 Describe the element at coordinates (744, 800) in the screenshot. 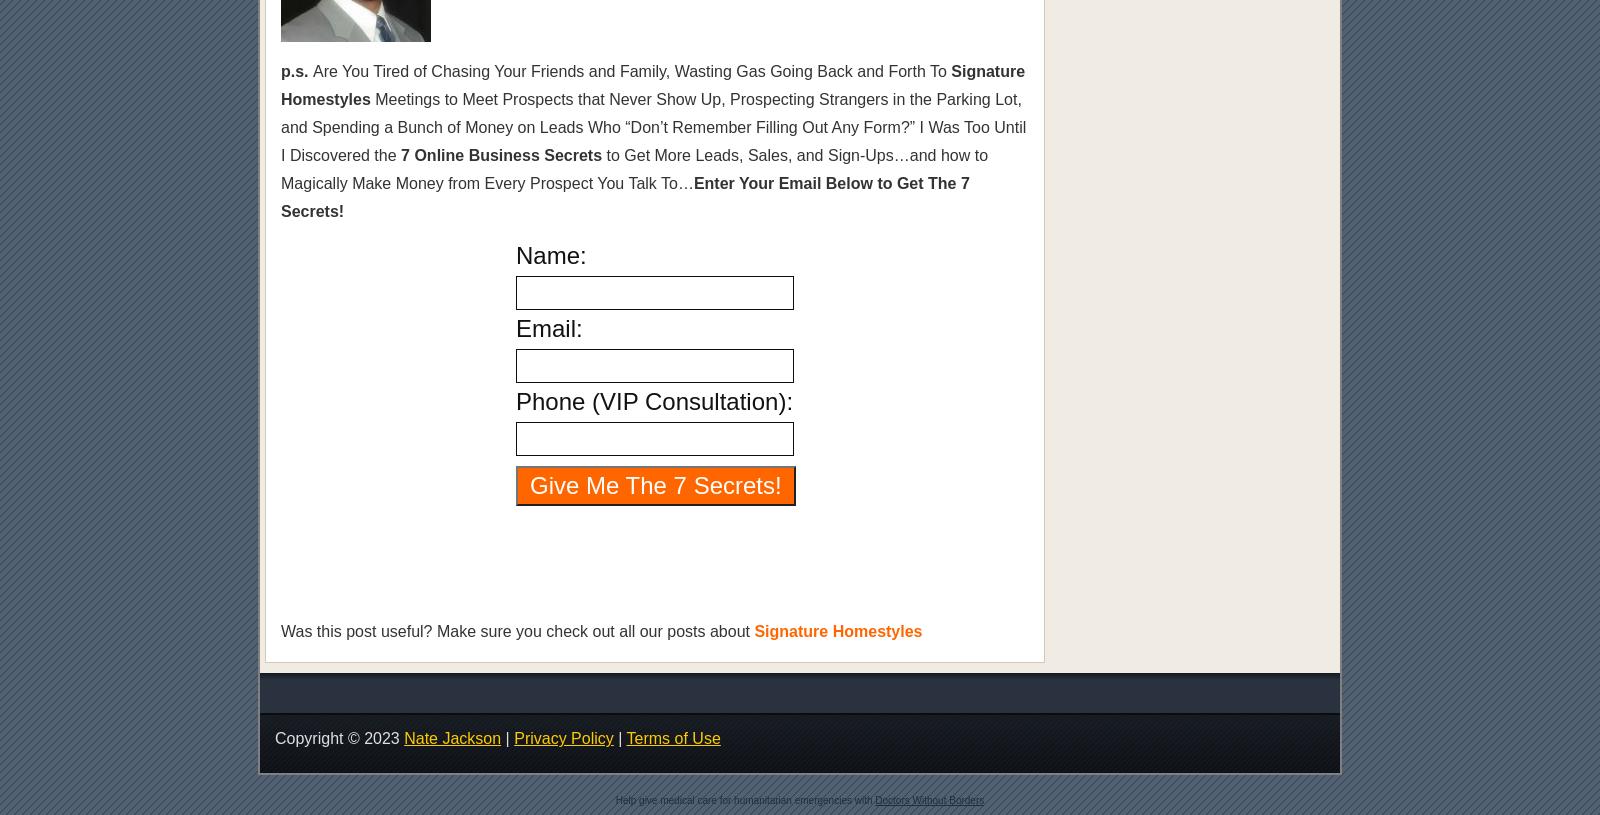

I see `'Help give medical care for humanitarian emergencies with'` at that location.